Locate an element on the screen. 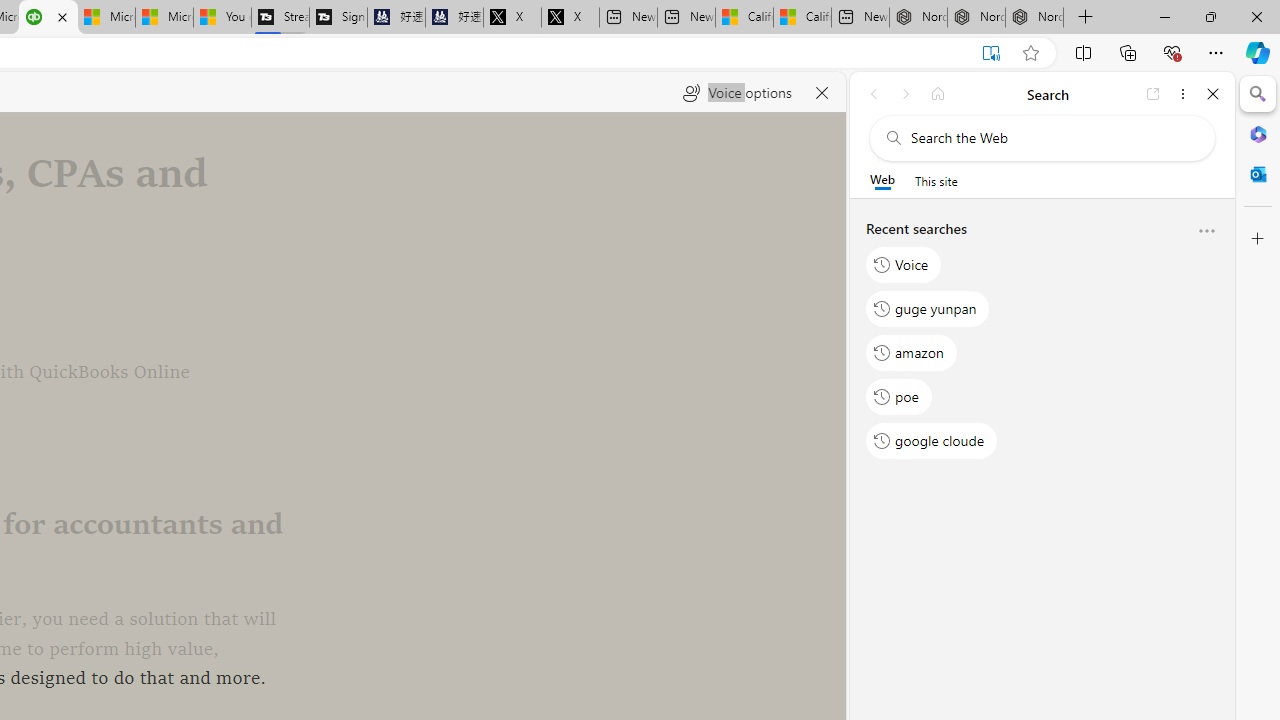 This screenshot has height=720, width=1280. 'Search the web' is located at coordinates (1051, 137).